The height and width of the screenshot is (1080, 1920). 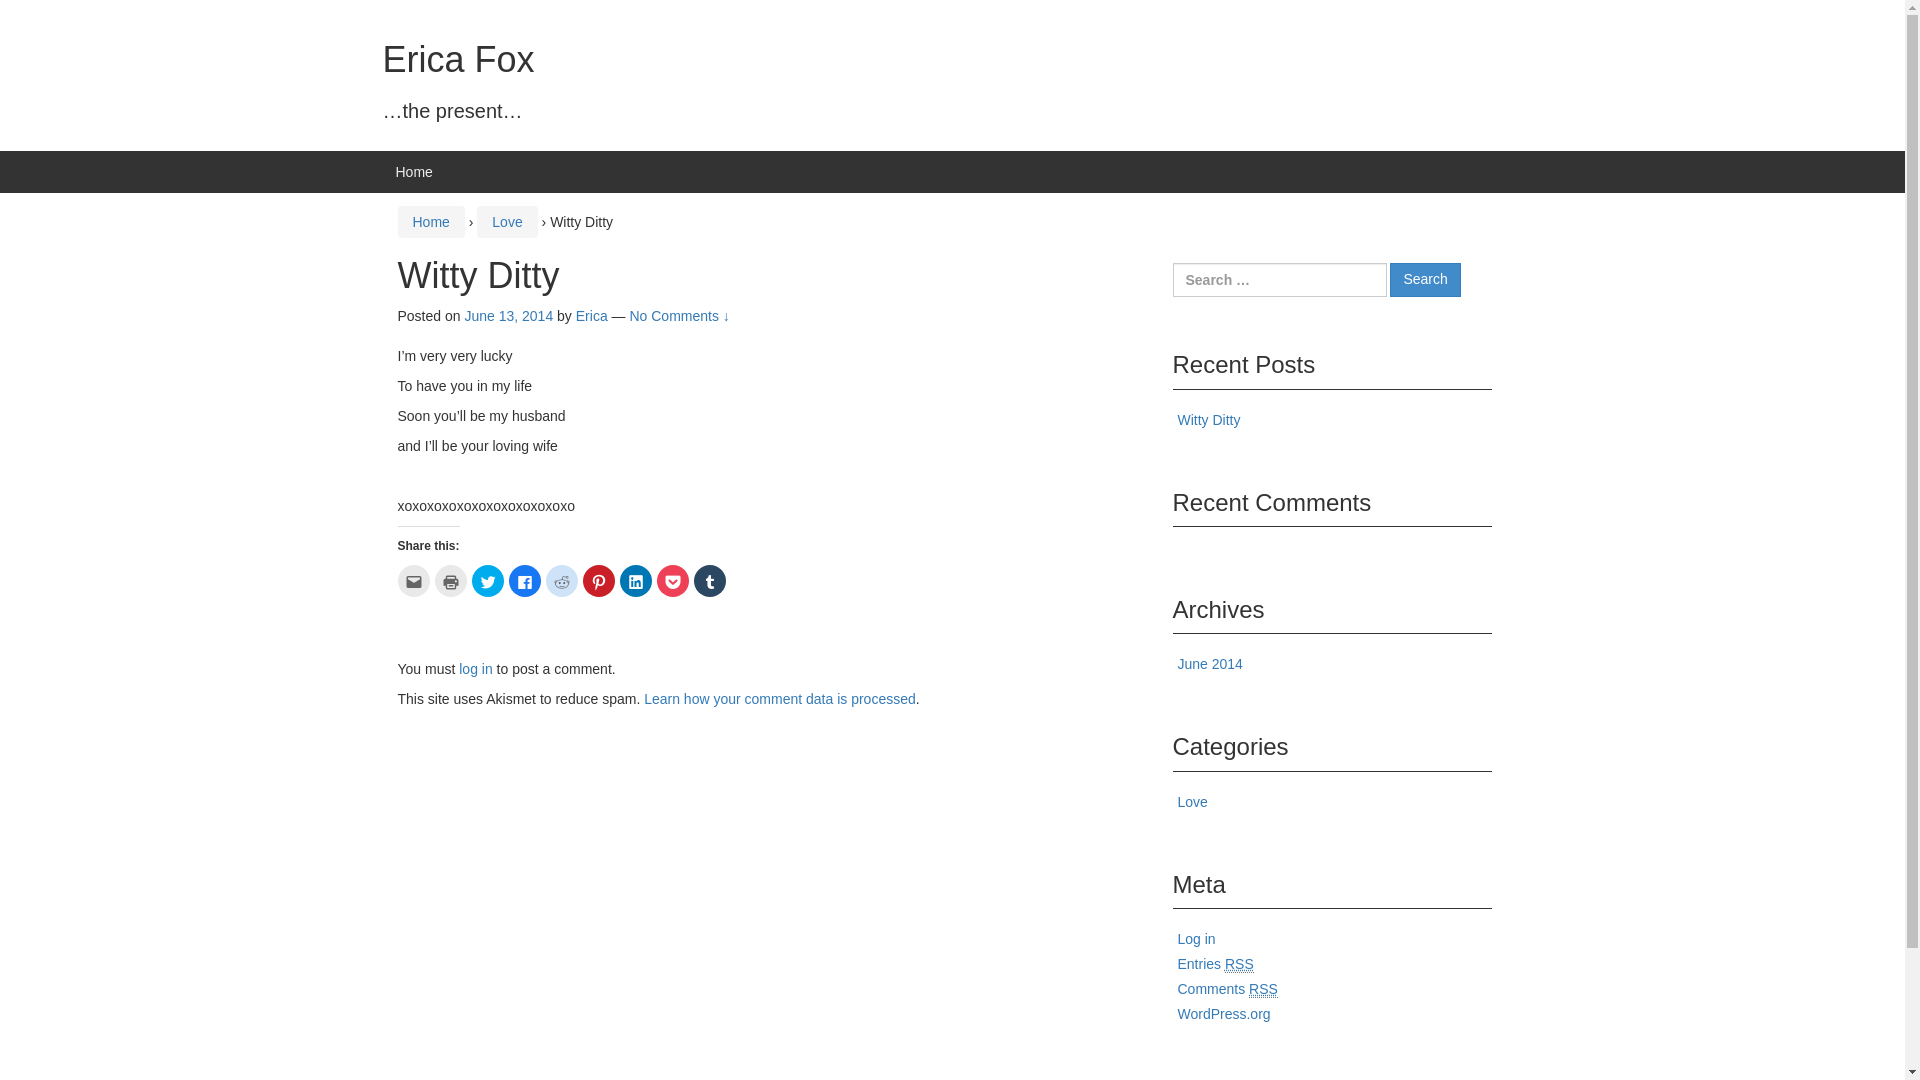 What do you see at coordinates (710, 581) in the screenshot?
I see `'Click to share on Tumblr (Opens in new window)'` at bounding box center [710, 581].